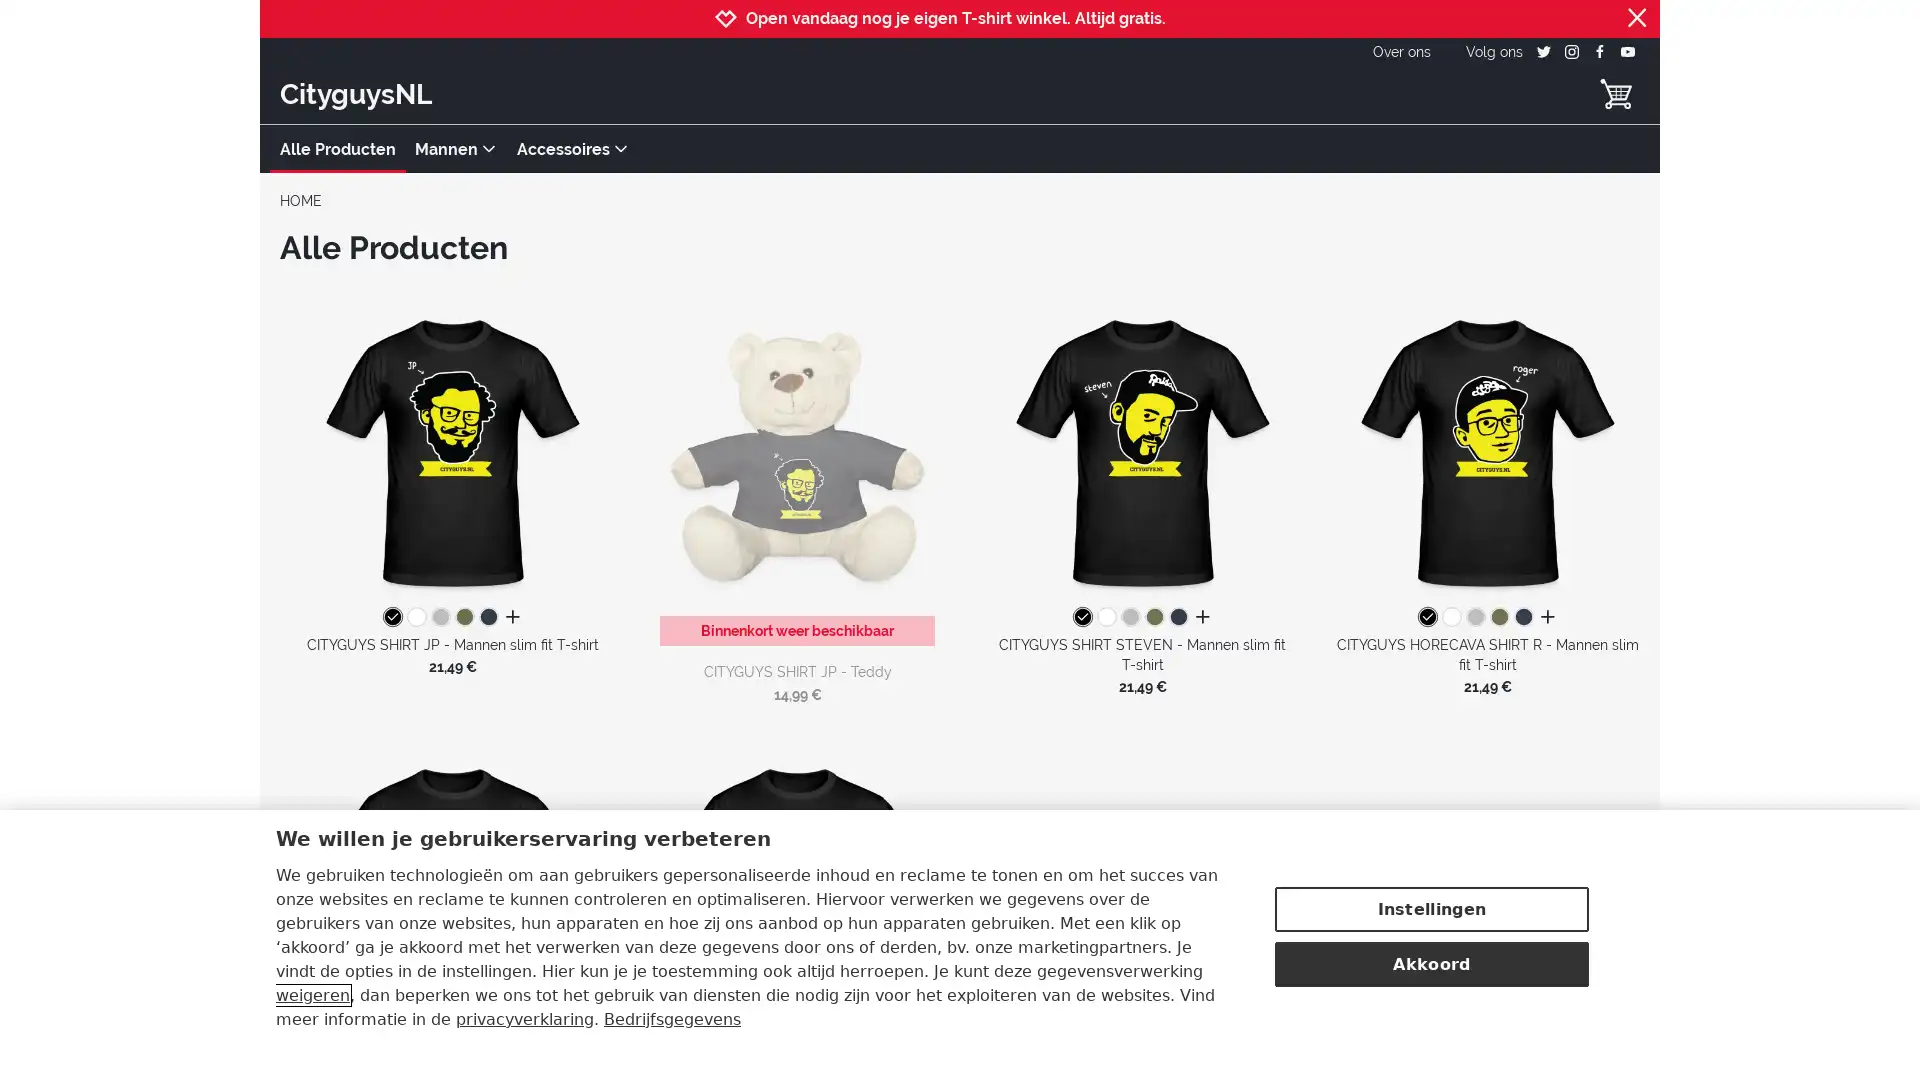 This screenshot has height=1080, width=1920. I want to click on CITYGUYS SHIRT STEVEN - Mannen slim fit T-shirt, so click(1142, 448).